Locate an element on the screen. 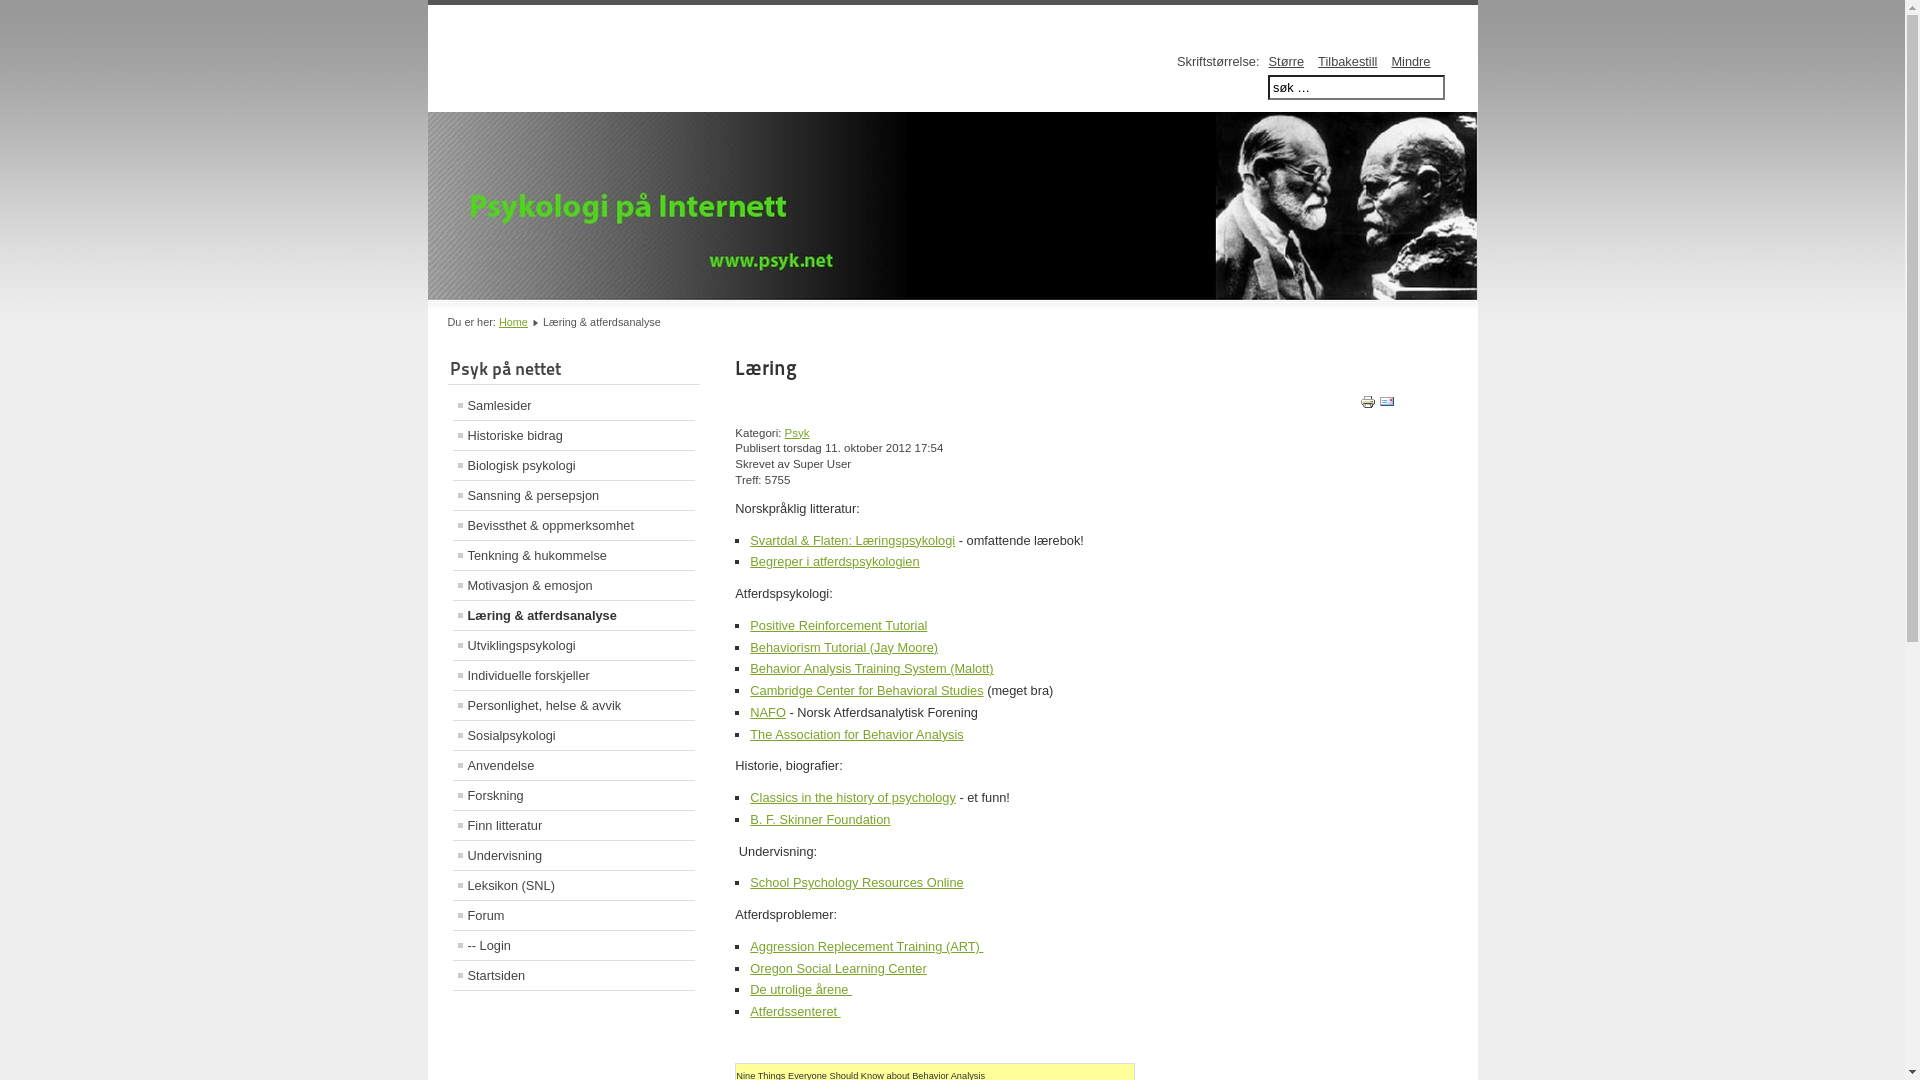  'Historiske bidrag' is located at coordinates (450, 434).